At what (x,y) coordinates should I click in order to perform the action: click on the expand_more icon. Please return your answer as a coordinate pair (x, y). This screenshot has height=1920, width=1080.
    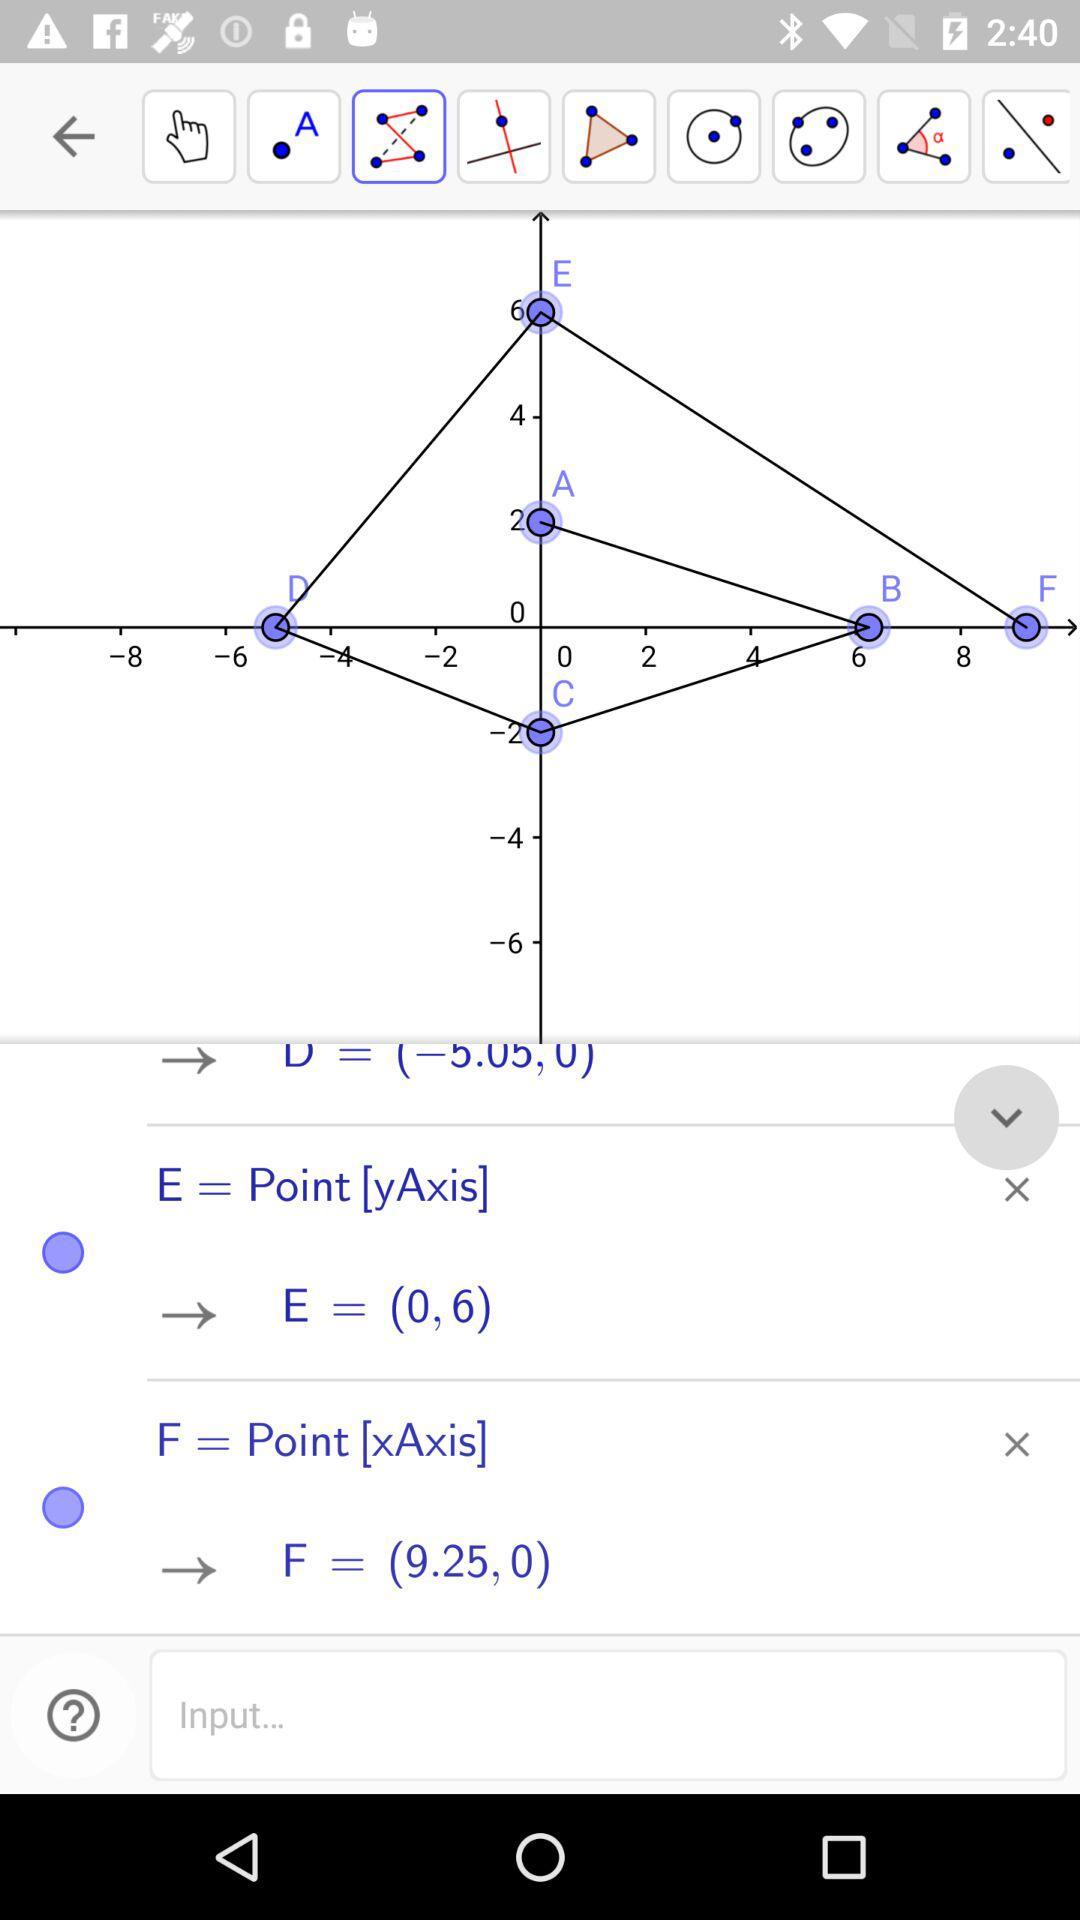
    Looking at the image, I should click on (1006, 1116).